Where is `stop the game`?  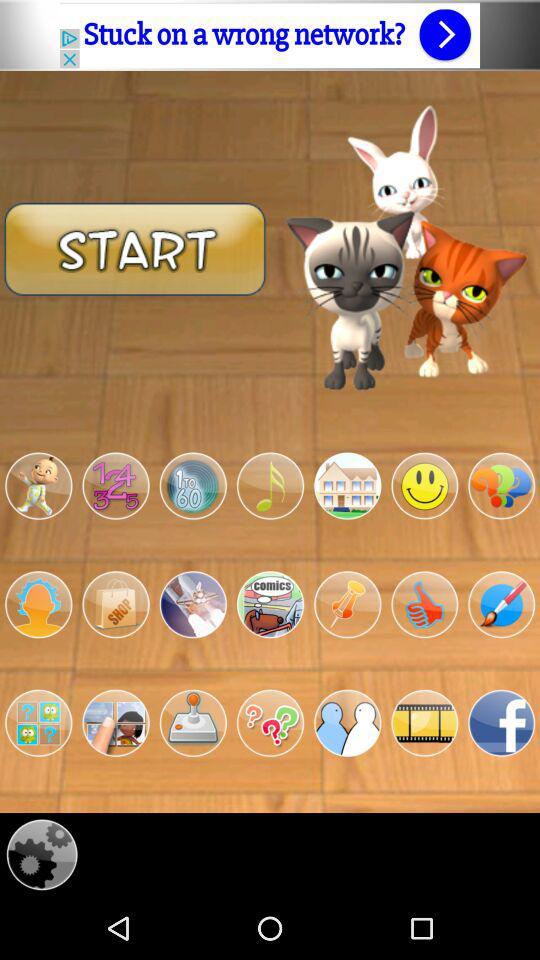 stop the game is located at coordinates (115, 603).